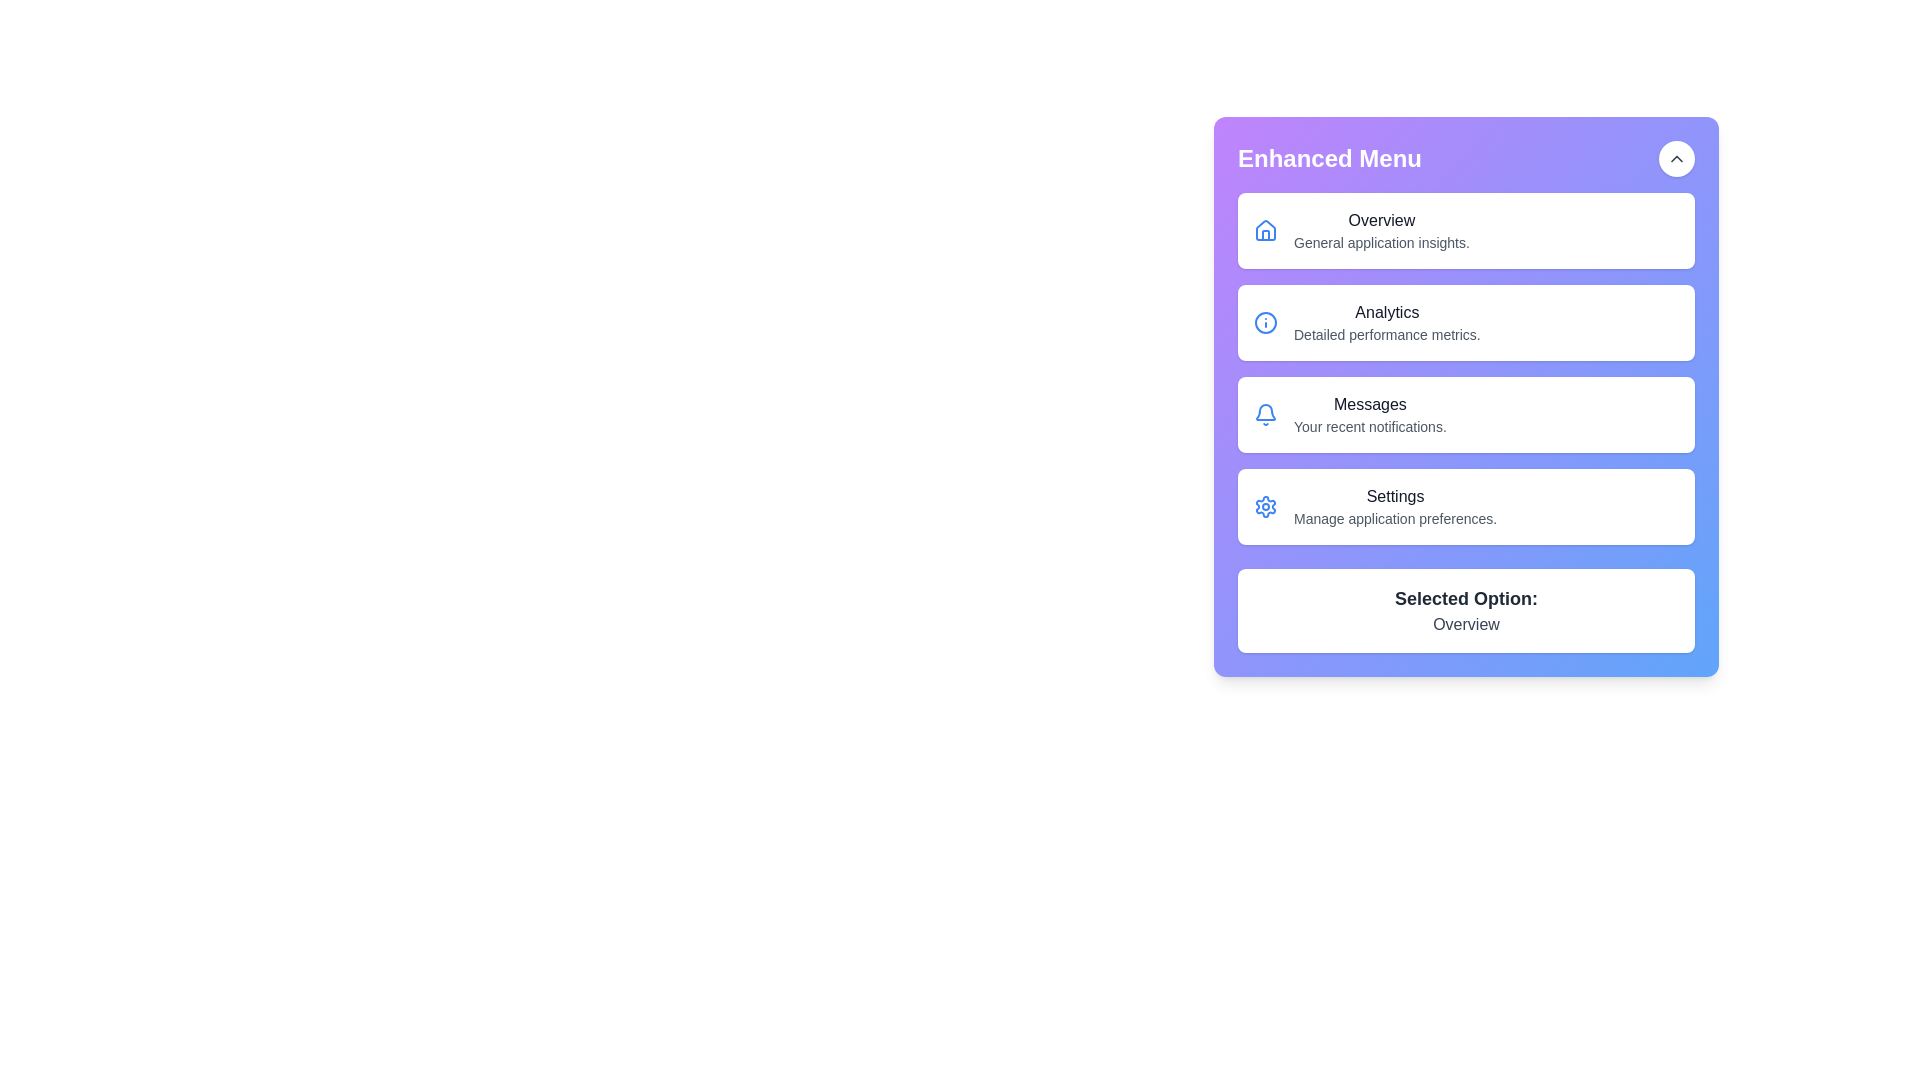 The height and width of the screenshot is (1080, 1920). What do you see at coordinates (1265, 322) in the screenshot?
I see `the informational icon associated with the 'Analytics' menu item, positioned to the left of the 'Analytics - Detailed performance metrics.' text` at bounding box center [1265, 322].